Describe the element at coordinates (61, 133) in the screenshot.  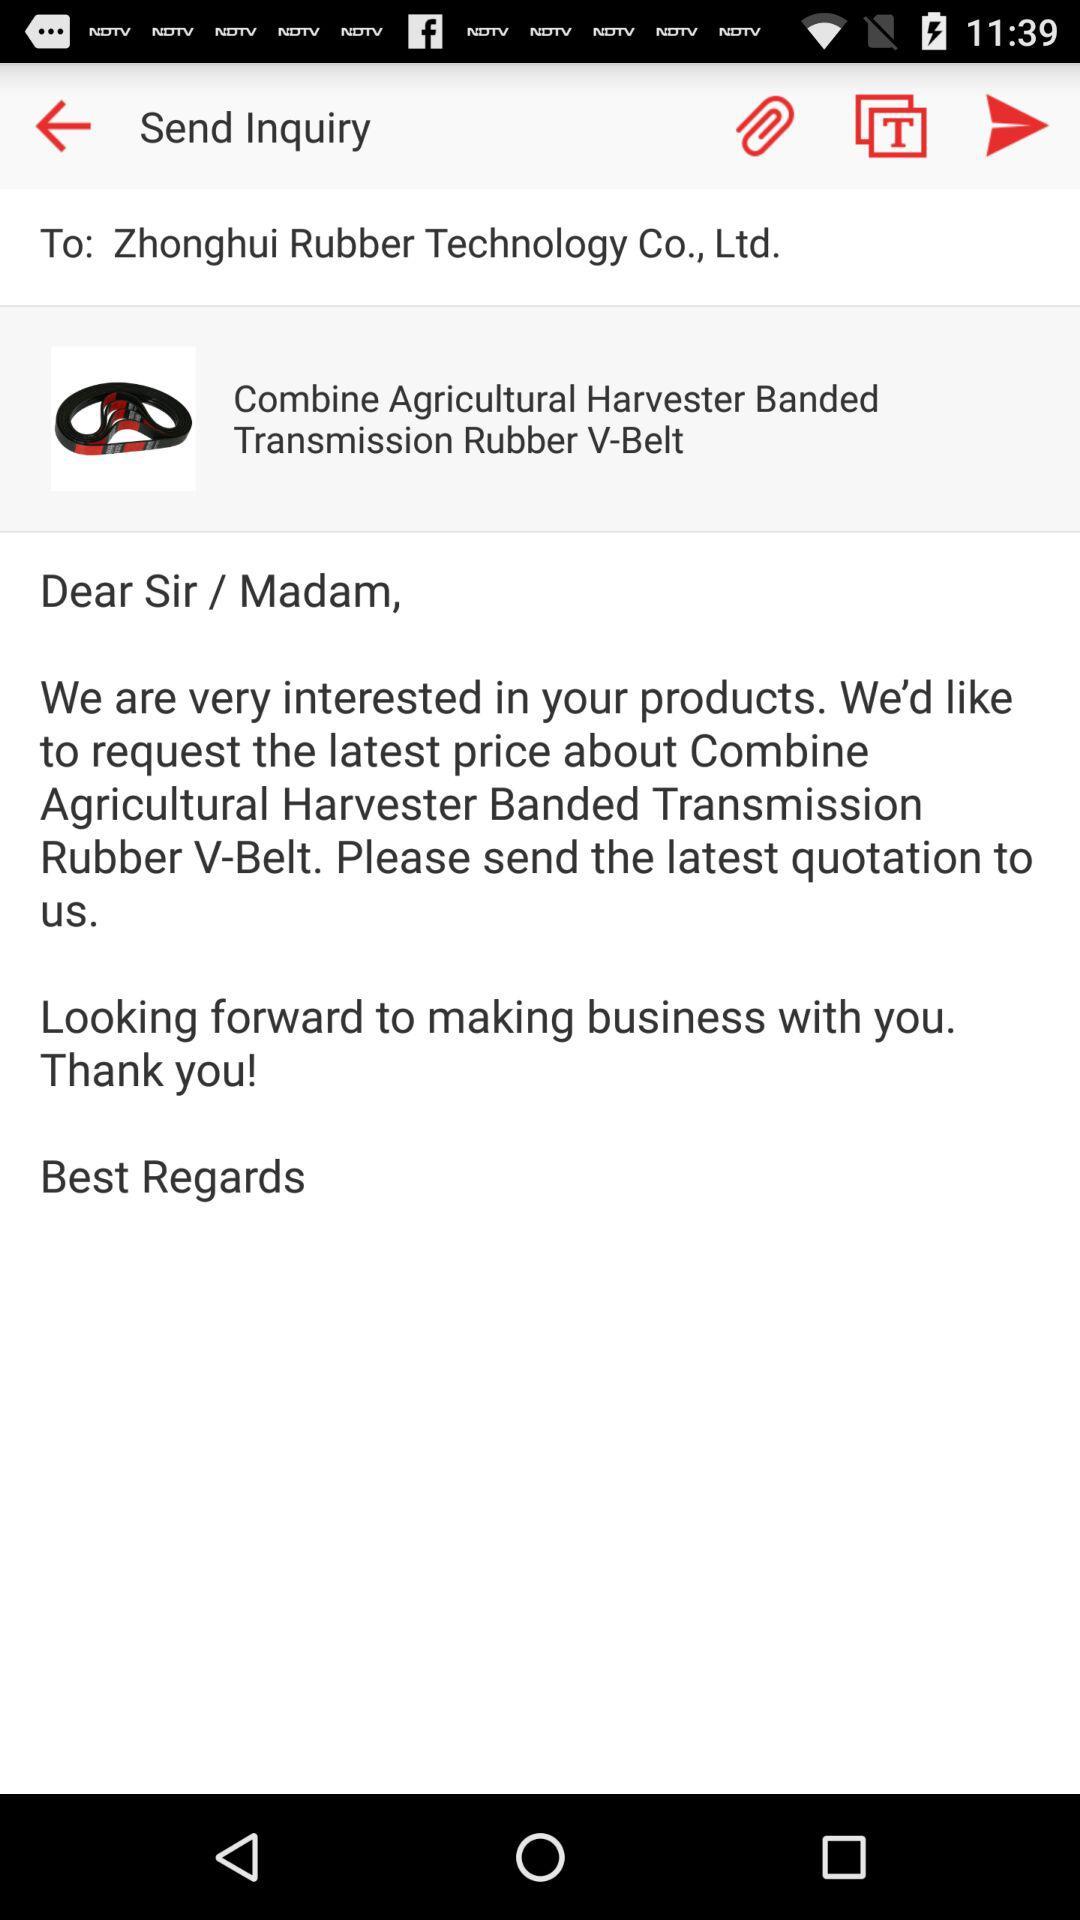
I see `the arrow_backward icon` at that location.